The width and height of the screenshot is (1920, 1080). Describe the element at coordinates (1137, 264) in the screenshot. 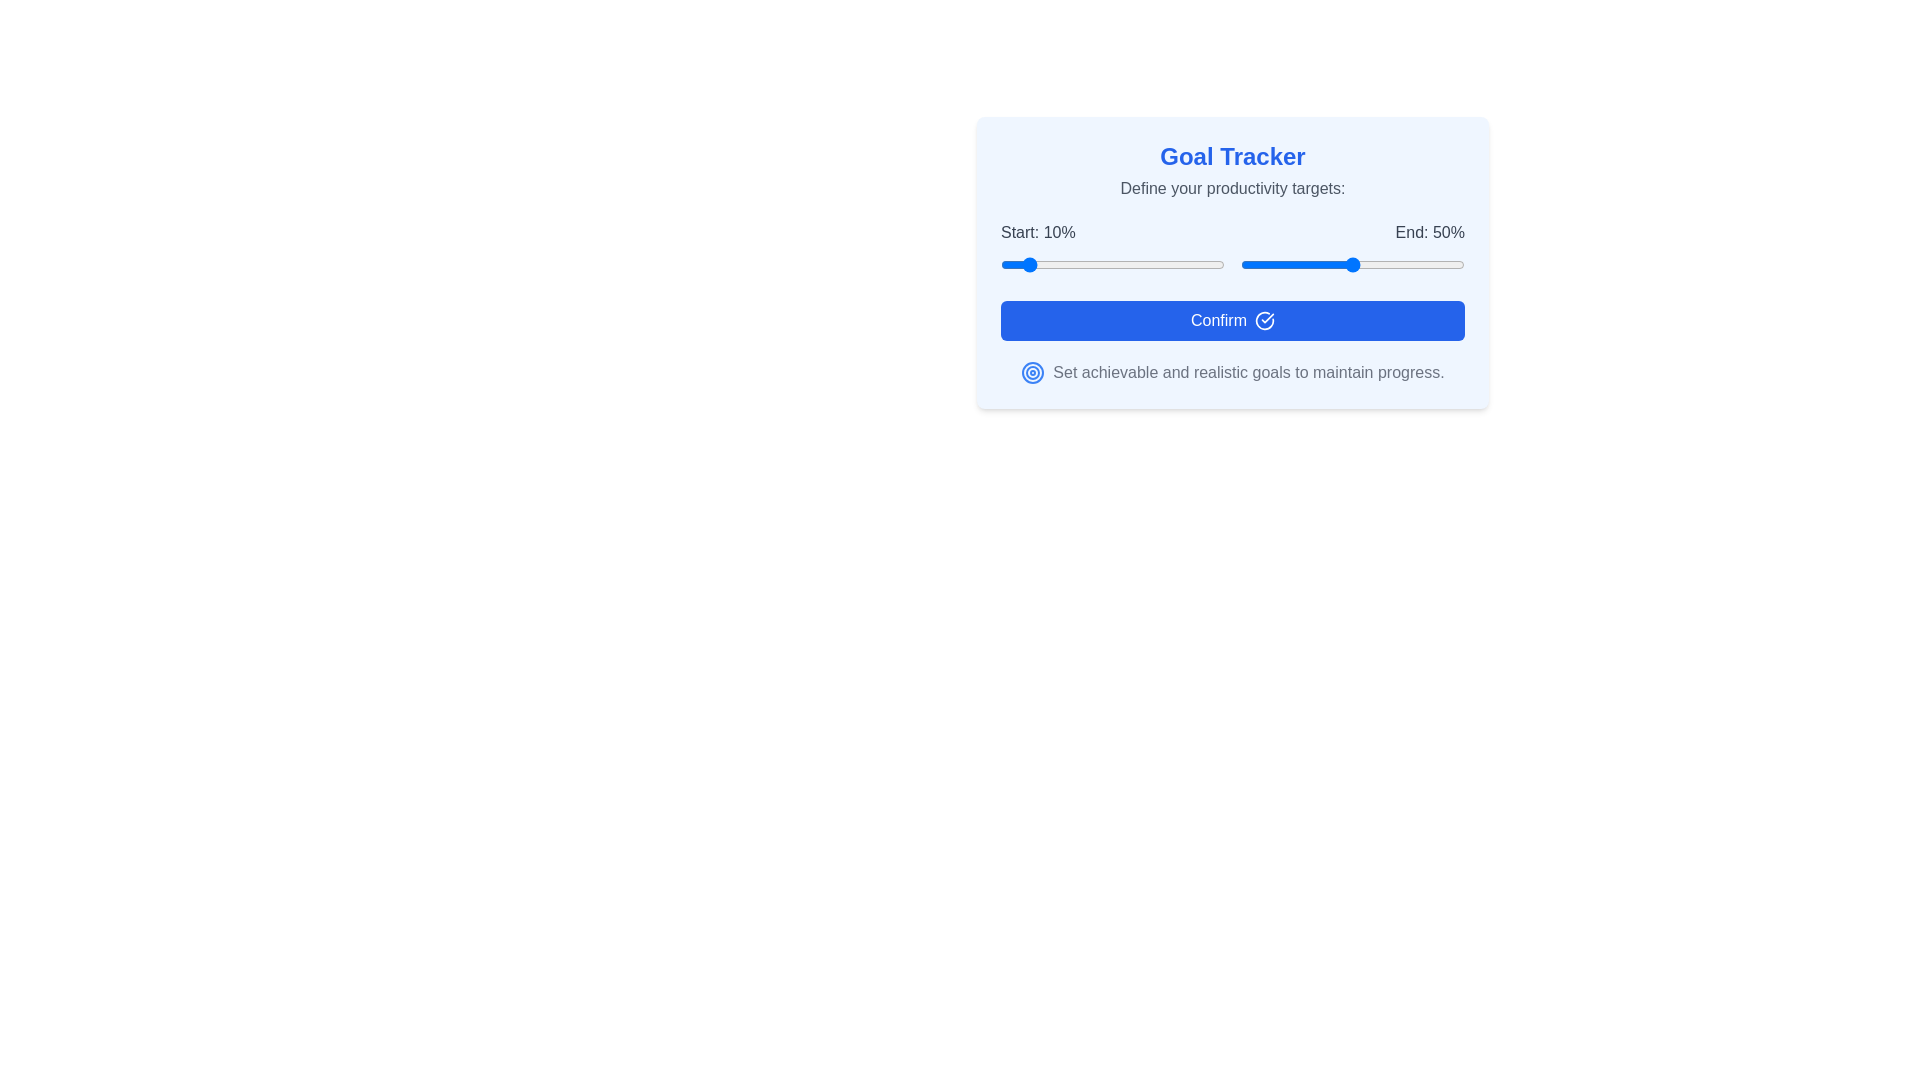

I see `the slider value` at that location.